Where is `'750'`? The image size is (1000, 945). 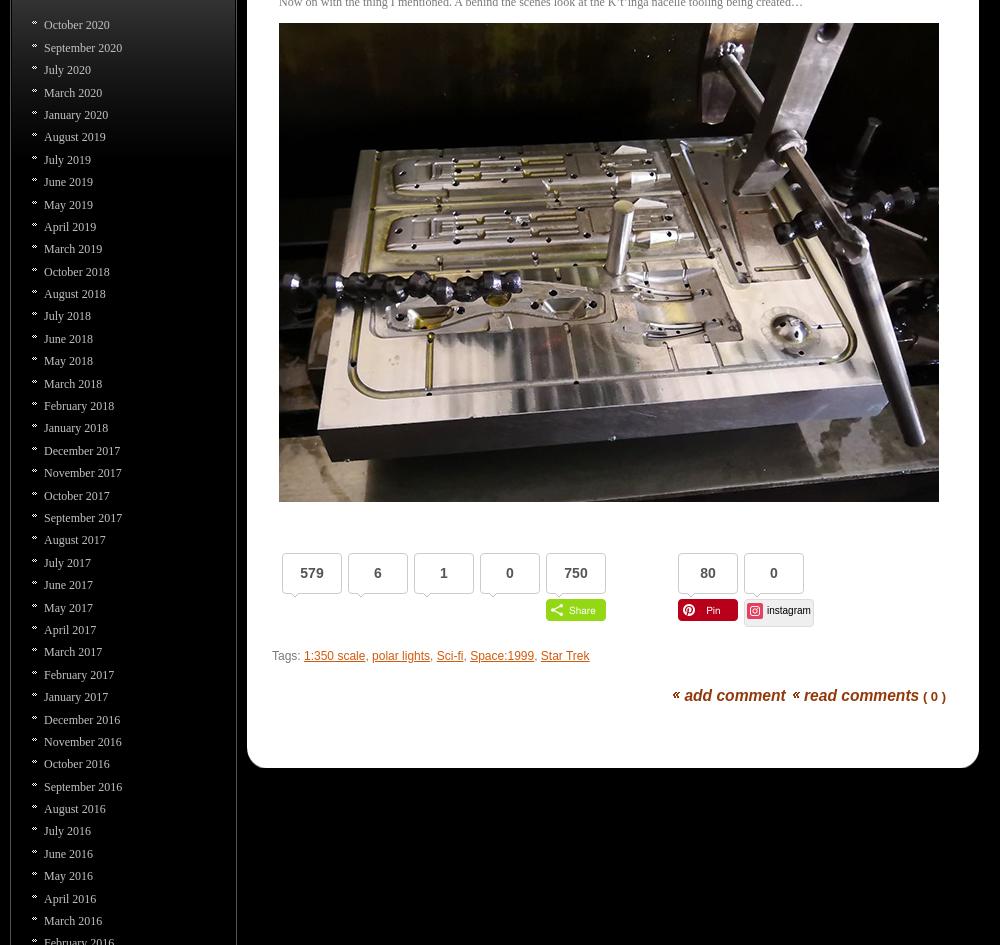
'750' is located at coordinates (574, 572).